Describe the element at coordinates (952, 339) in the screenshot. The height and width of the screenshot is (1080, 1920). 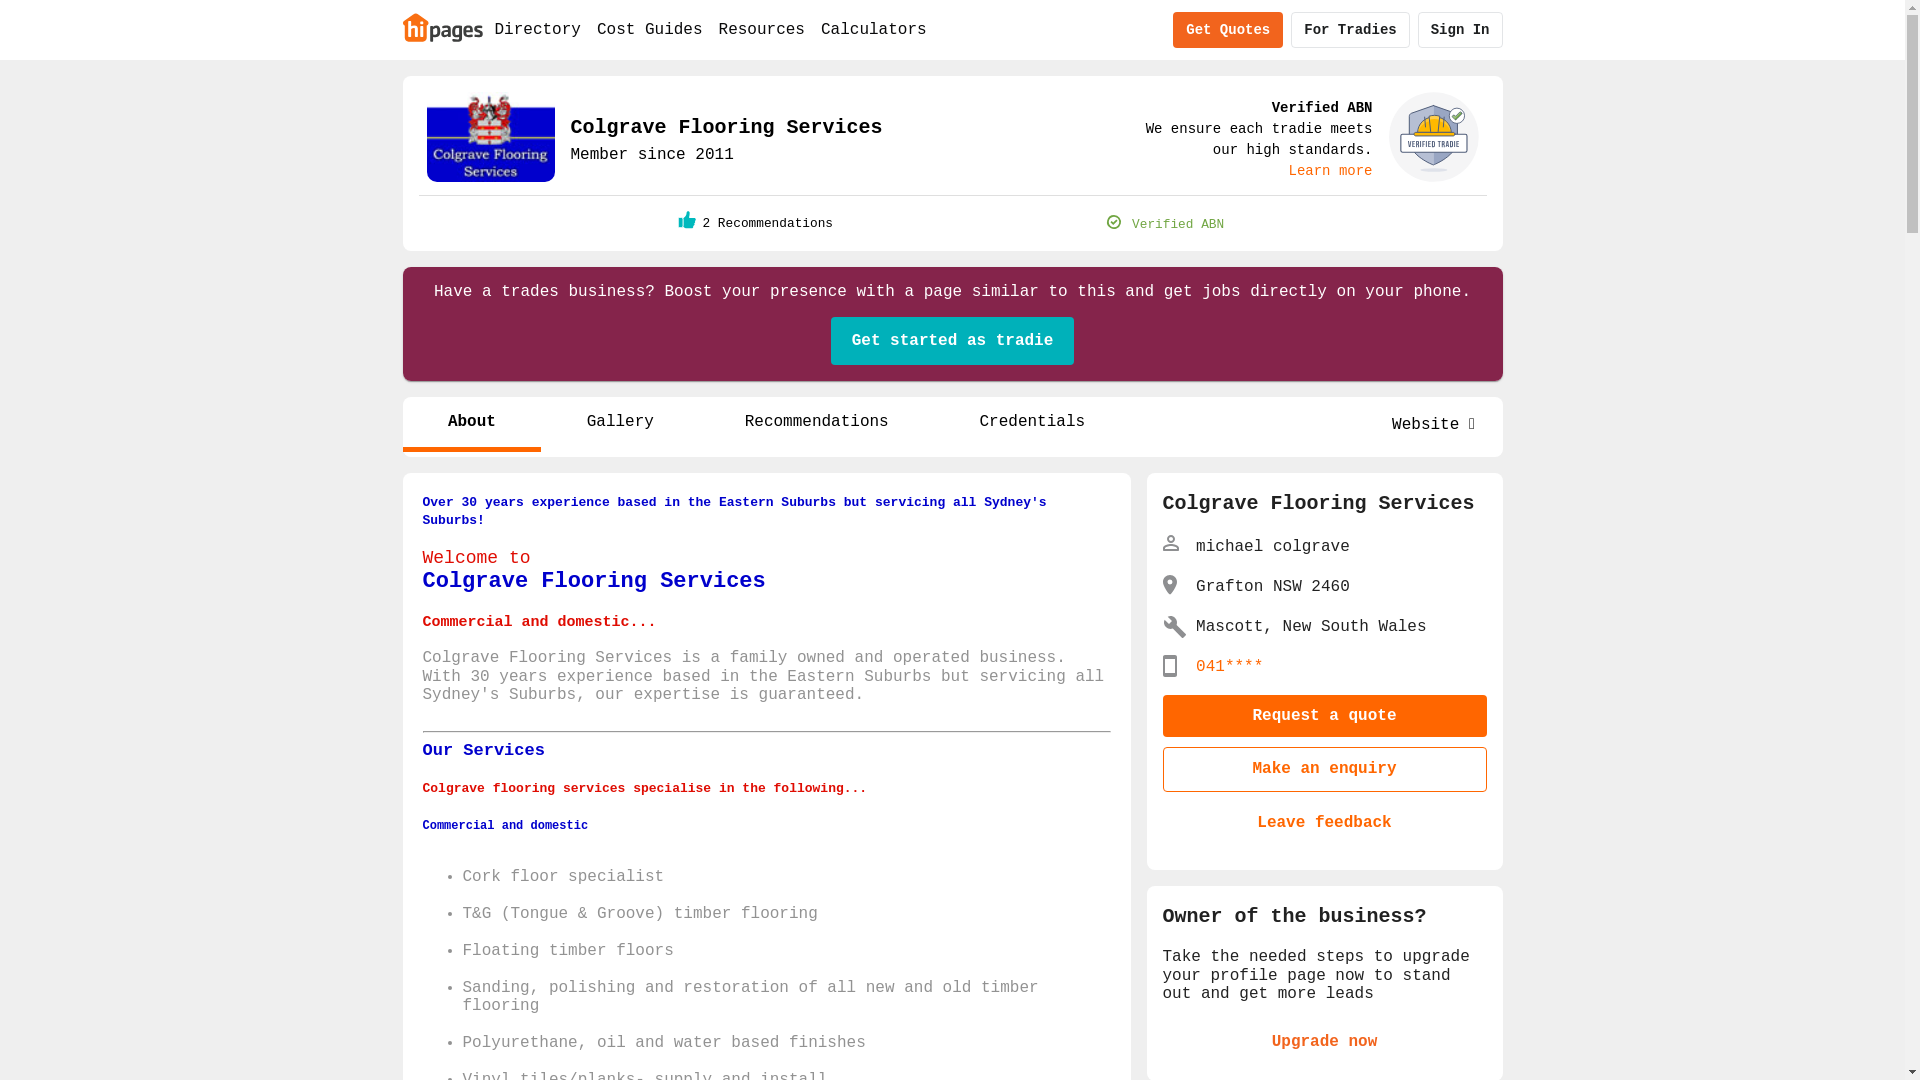
I see `'Get started as tradie'` at that location.